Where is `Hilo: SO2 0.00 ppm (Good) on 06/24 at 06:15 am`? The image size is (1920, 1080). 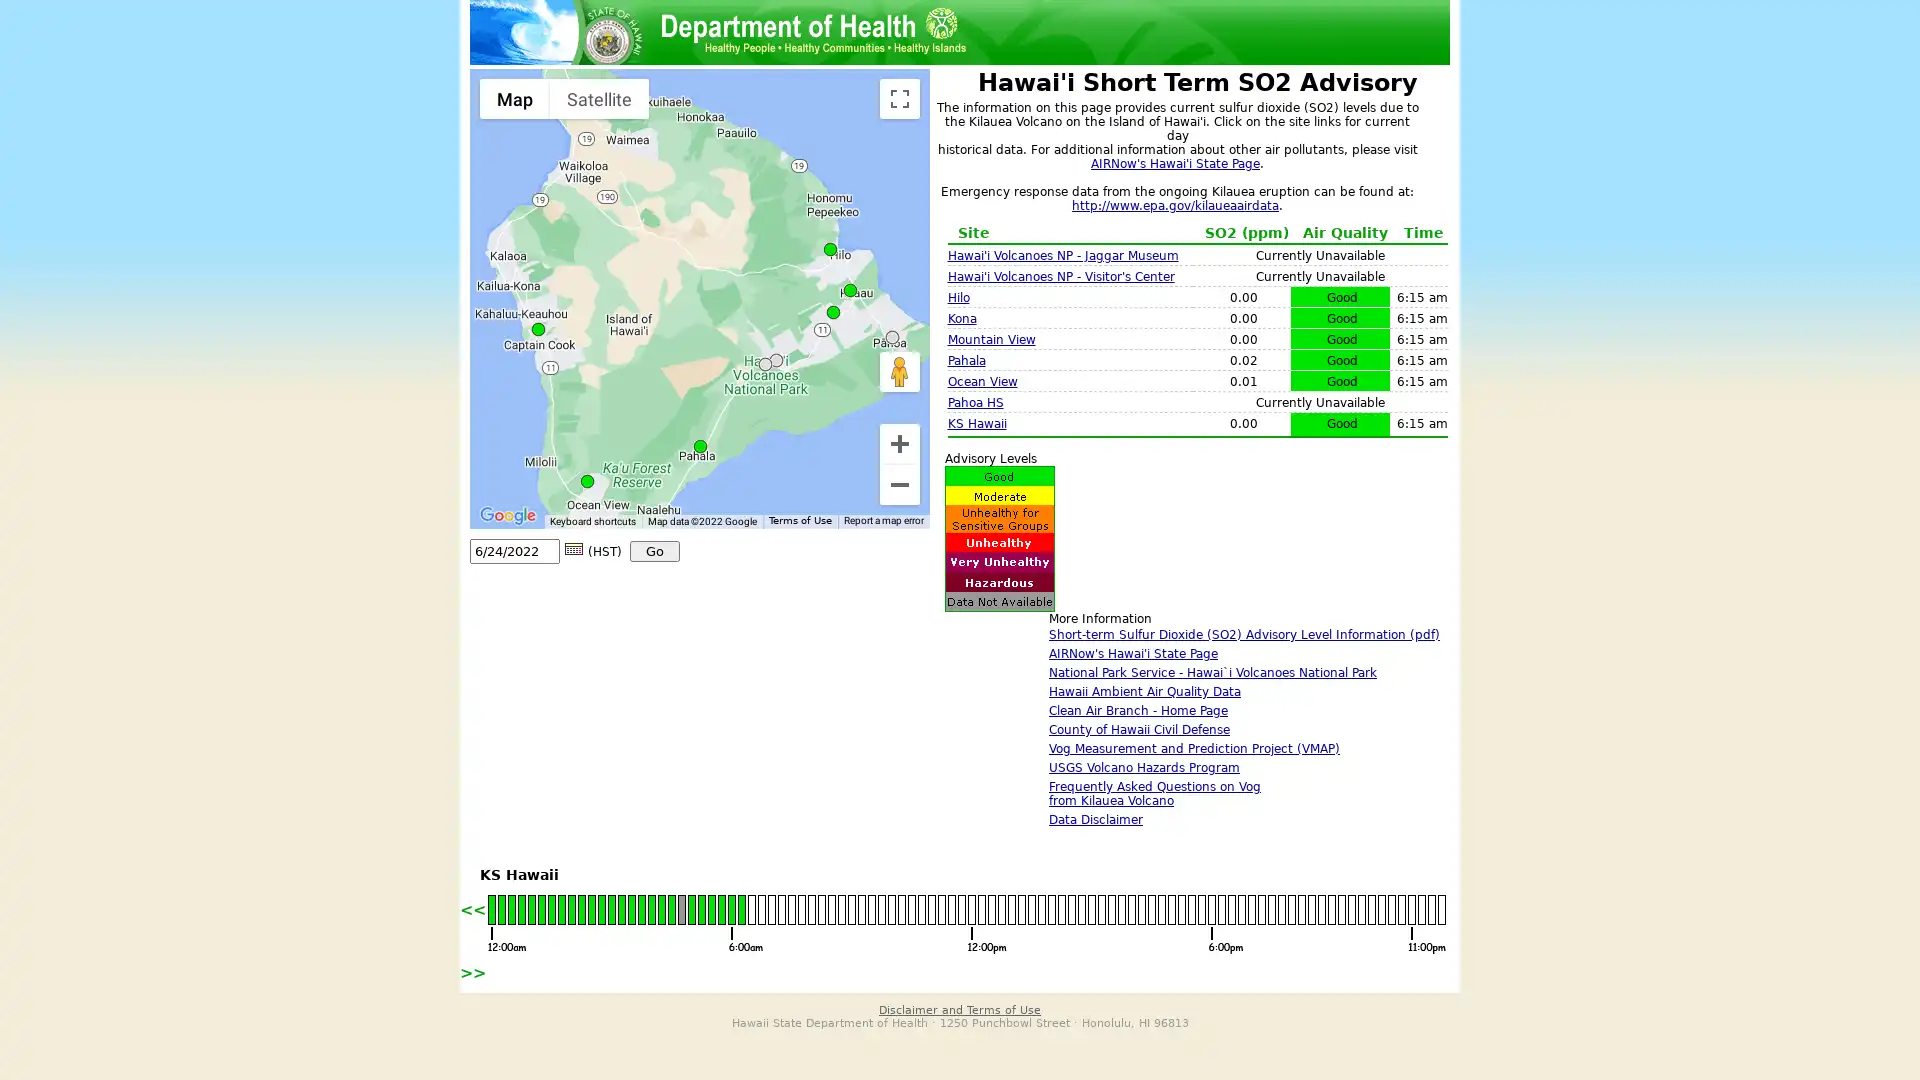
Hilo: SO2 0.00 ppm (Good) on 06/24 at 06:15 am is located at coordinates (830, 248).